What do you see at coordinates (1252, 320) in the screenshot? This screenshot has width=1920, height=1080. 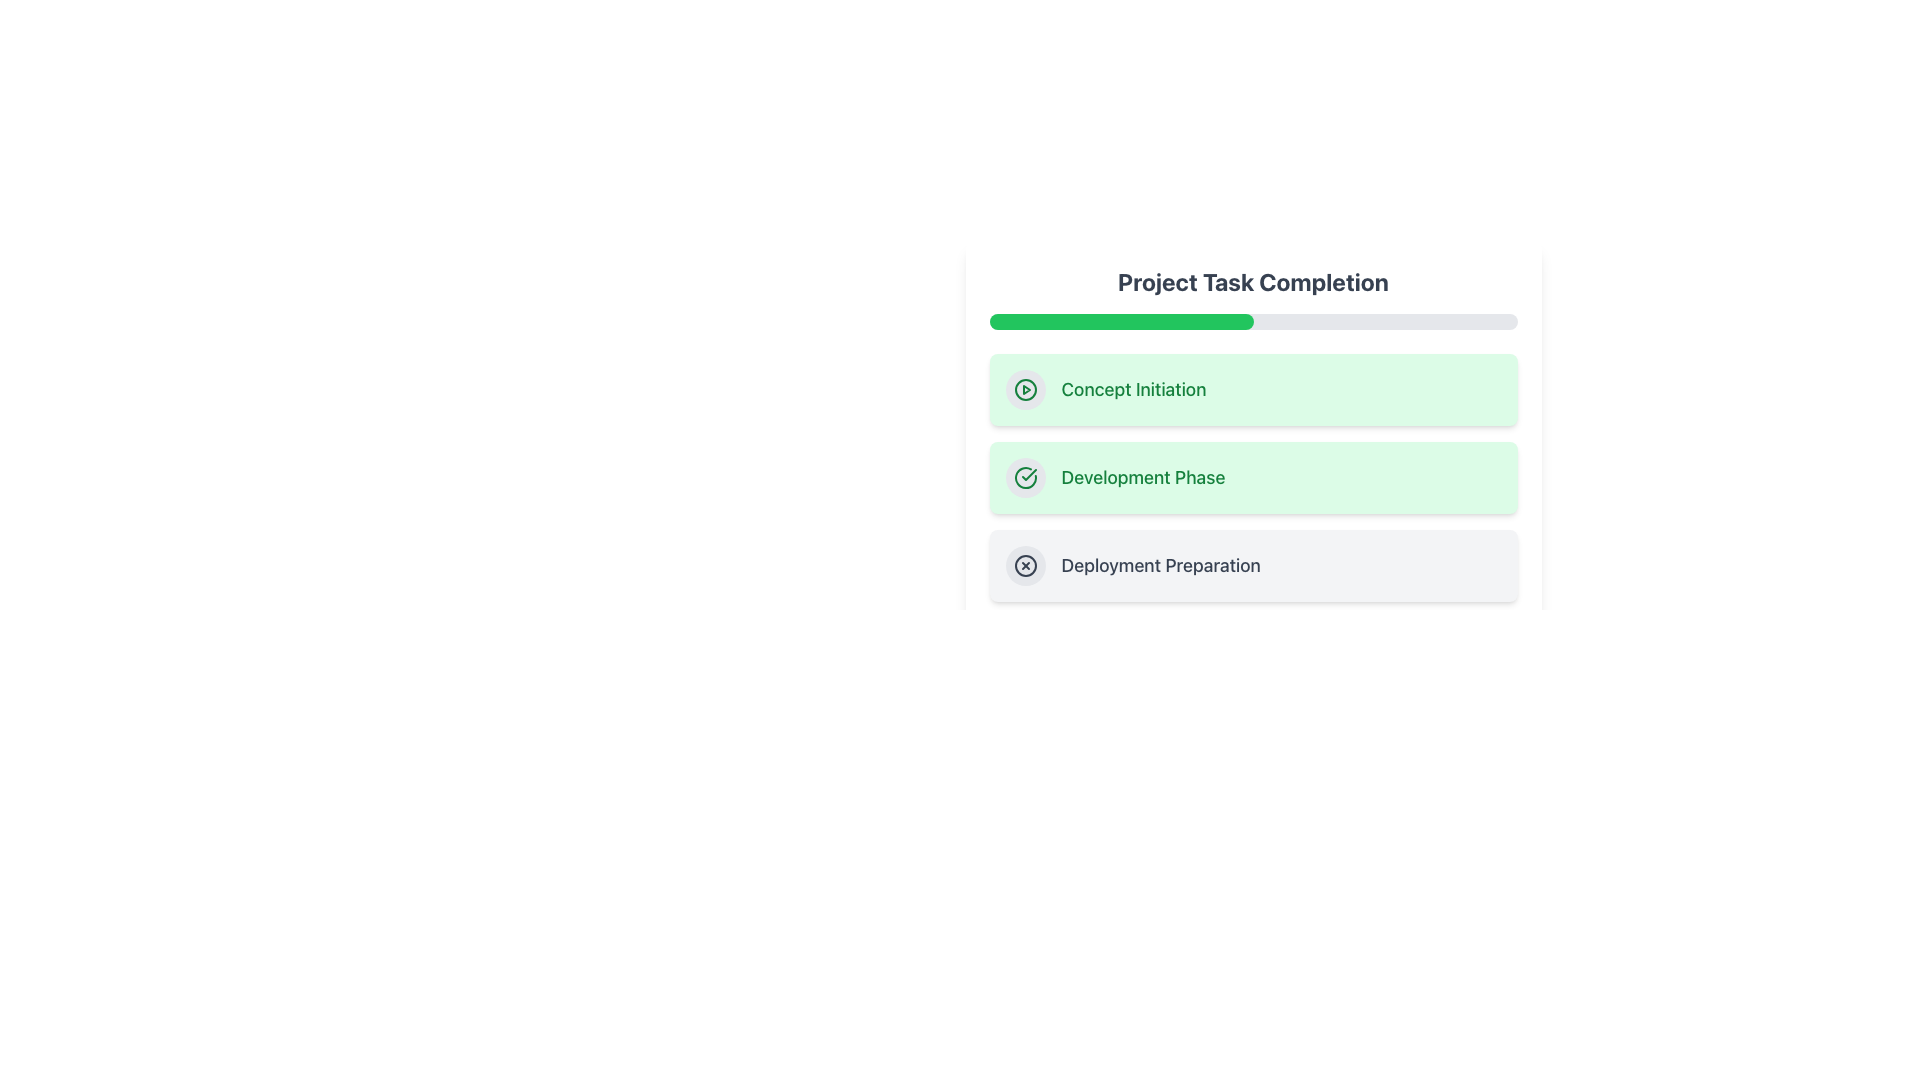 I see `the percentage visual representation of the horizontal progress bar located below the 'Project Task Completion' heading and above the stages list` at bounding box center [1252, 320].